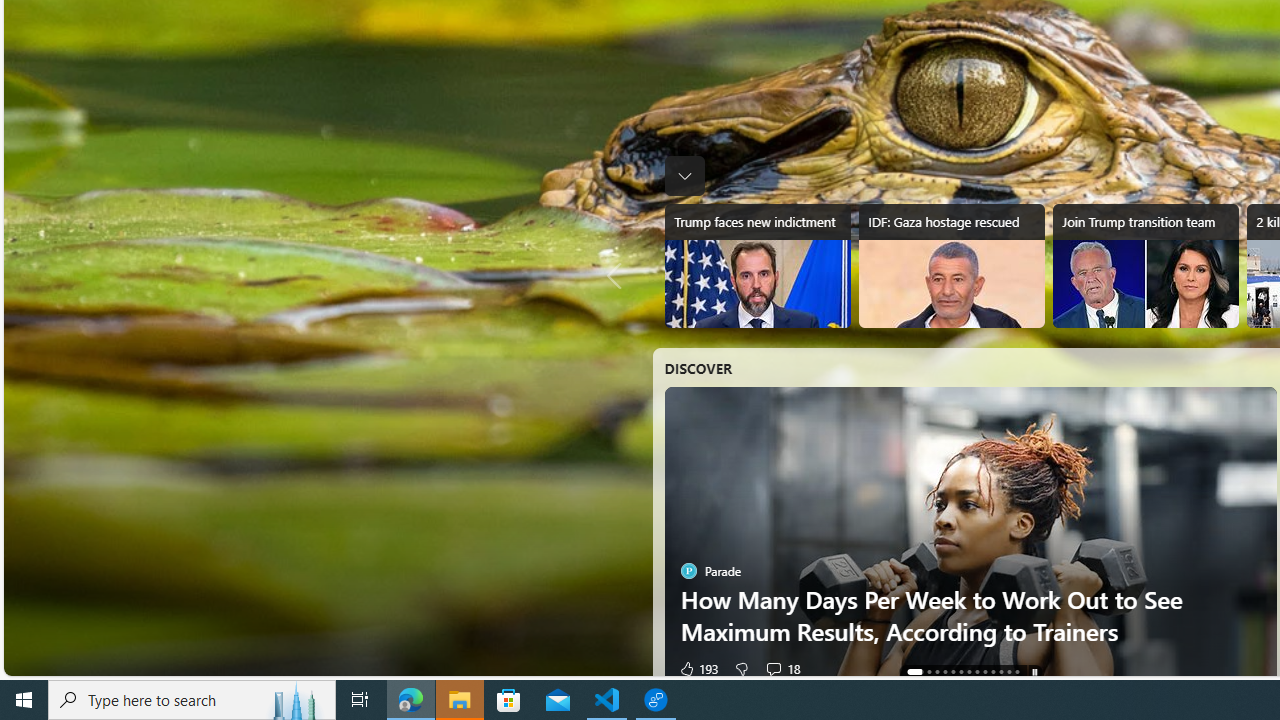  I want to click on 'IDF: Gaza hostage rescued', so click(950, 265).